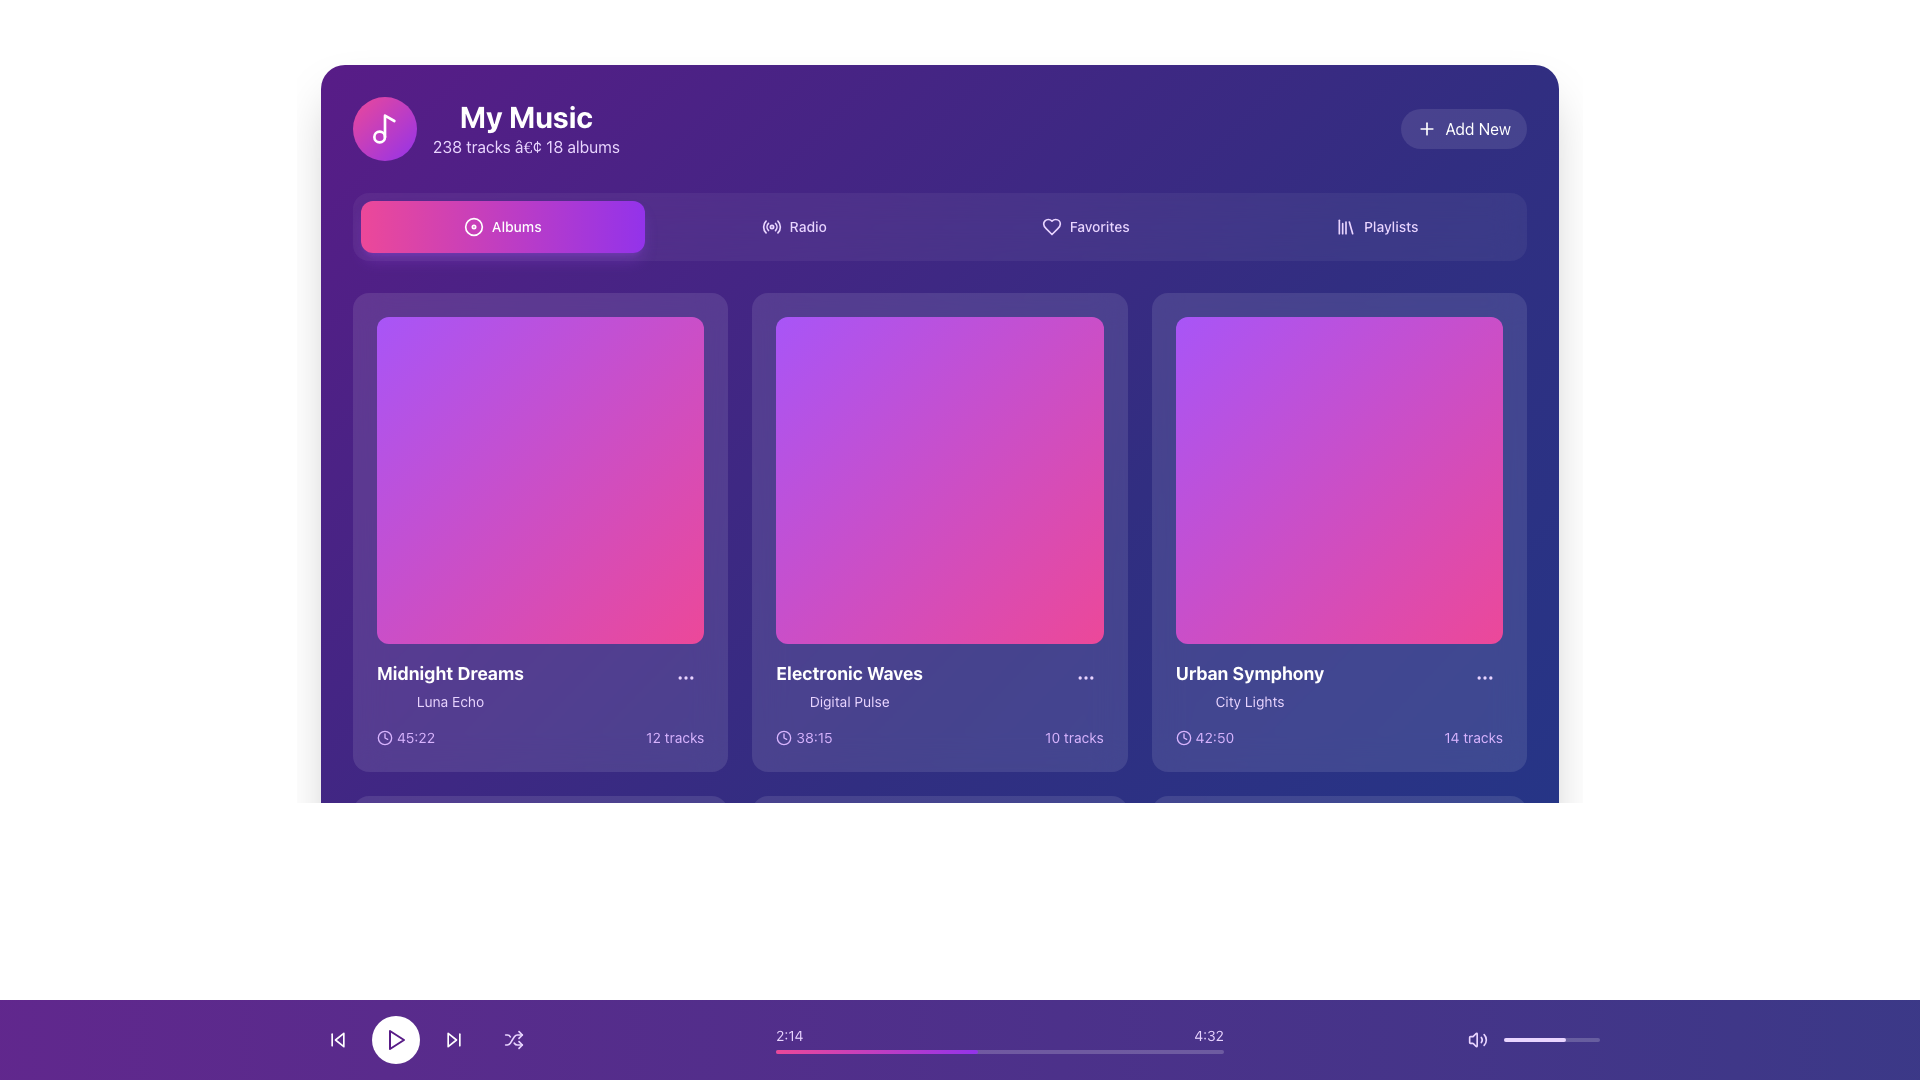  I want to click on the innermost SVG circle element that serves as the decorative background for the clock icon in the 'Urban Symphony' card, so click(1183, 738).